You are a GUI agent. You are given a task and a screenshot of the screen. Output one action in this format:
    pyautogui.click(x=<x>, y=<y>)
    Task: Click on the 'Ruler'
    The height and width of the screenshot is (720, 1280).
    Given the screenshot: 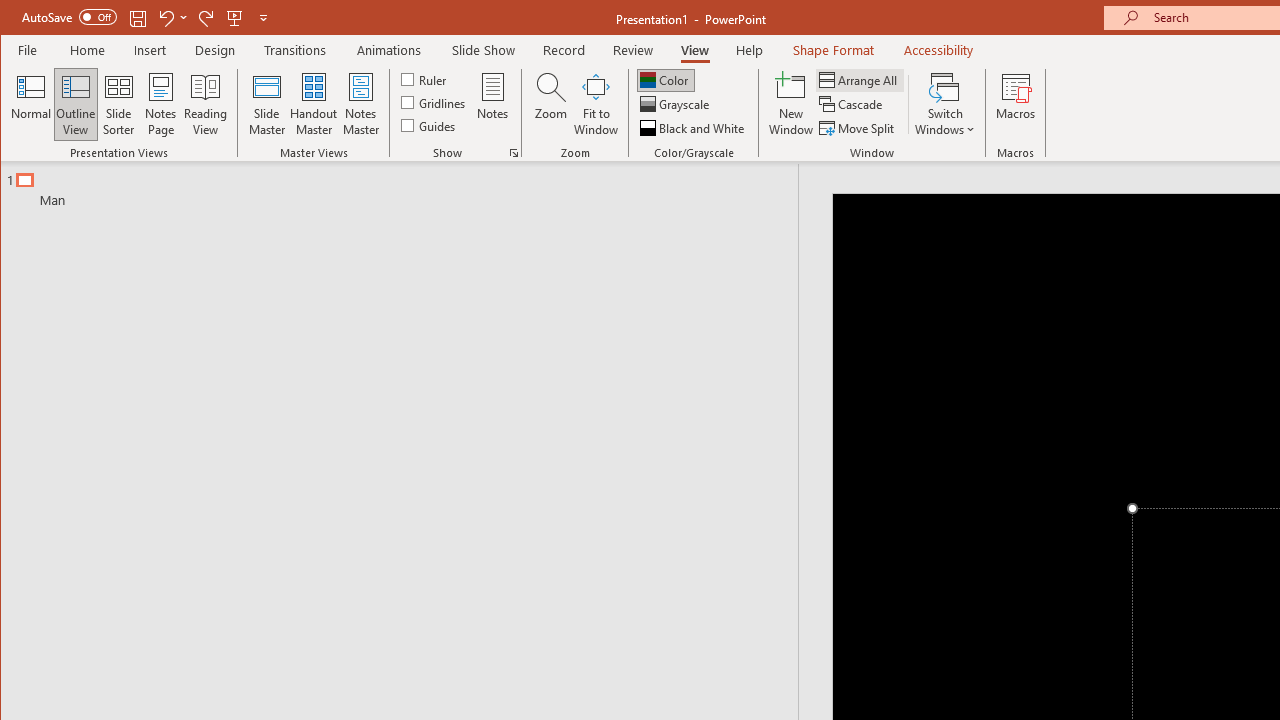 What is the action you would take?
    pyautogui.click(x=424, y=78)
    